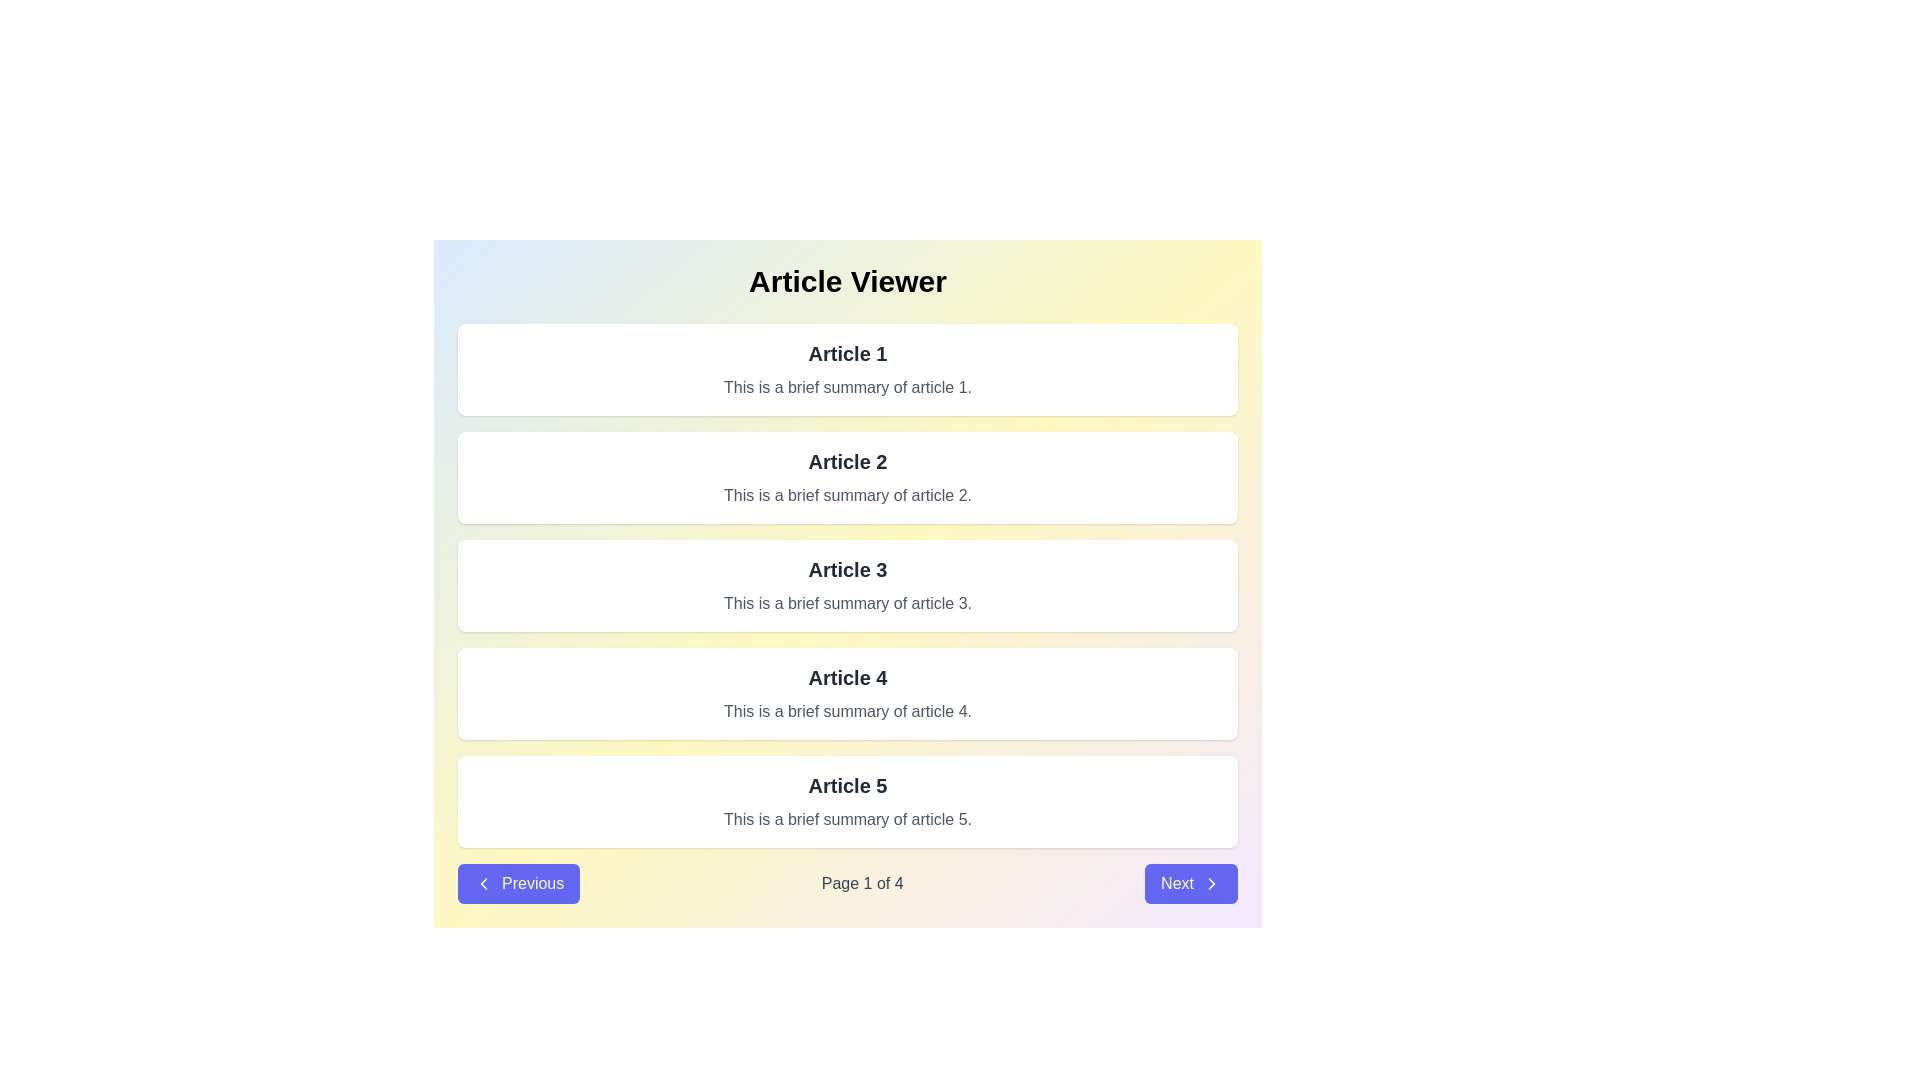 The height and width of the screenshot is (1080, 1920). What do you see at coordinates (848, 585) in the screenshot?
I see `the static display card element labeled 'Article 3', which features a white background and contains a heading in bold dark gray text, located within the 'Article Viewer' section` at bounding box center [848, 585].